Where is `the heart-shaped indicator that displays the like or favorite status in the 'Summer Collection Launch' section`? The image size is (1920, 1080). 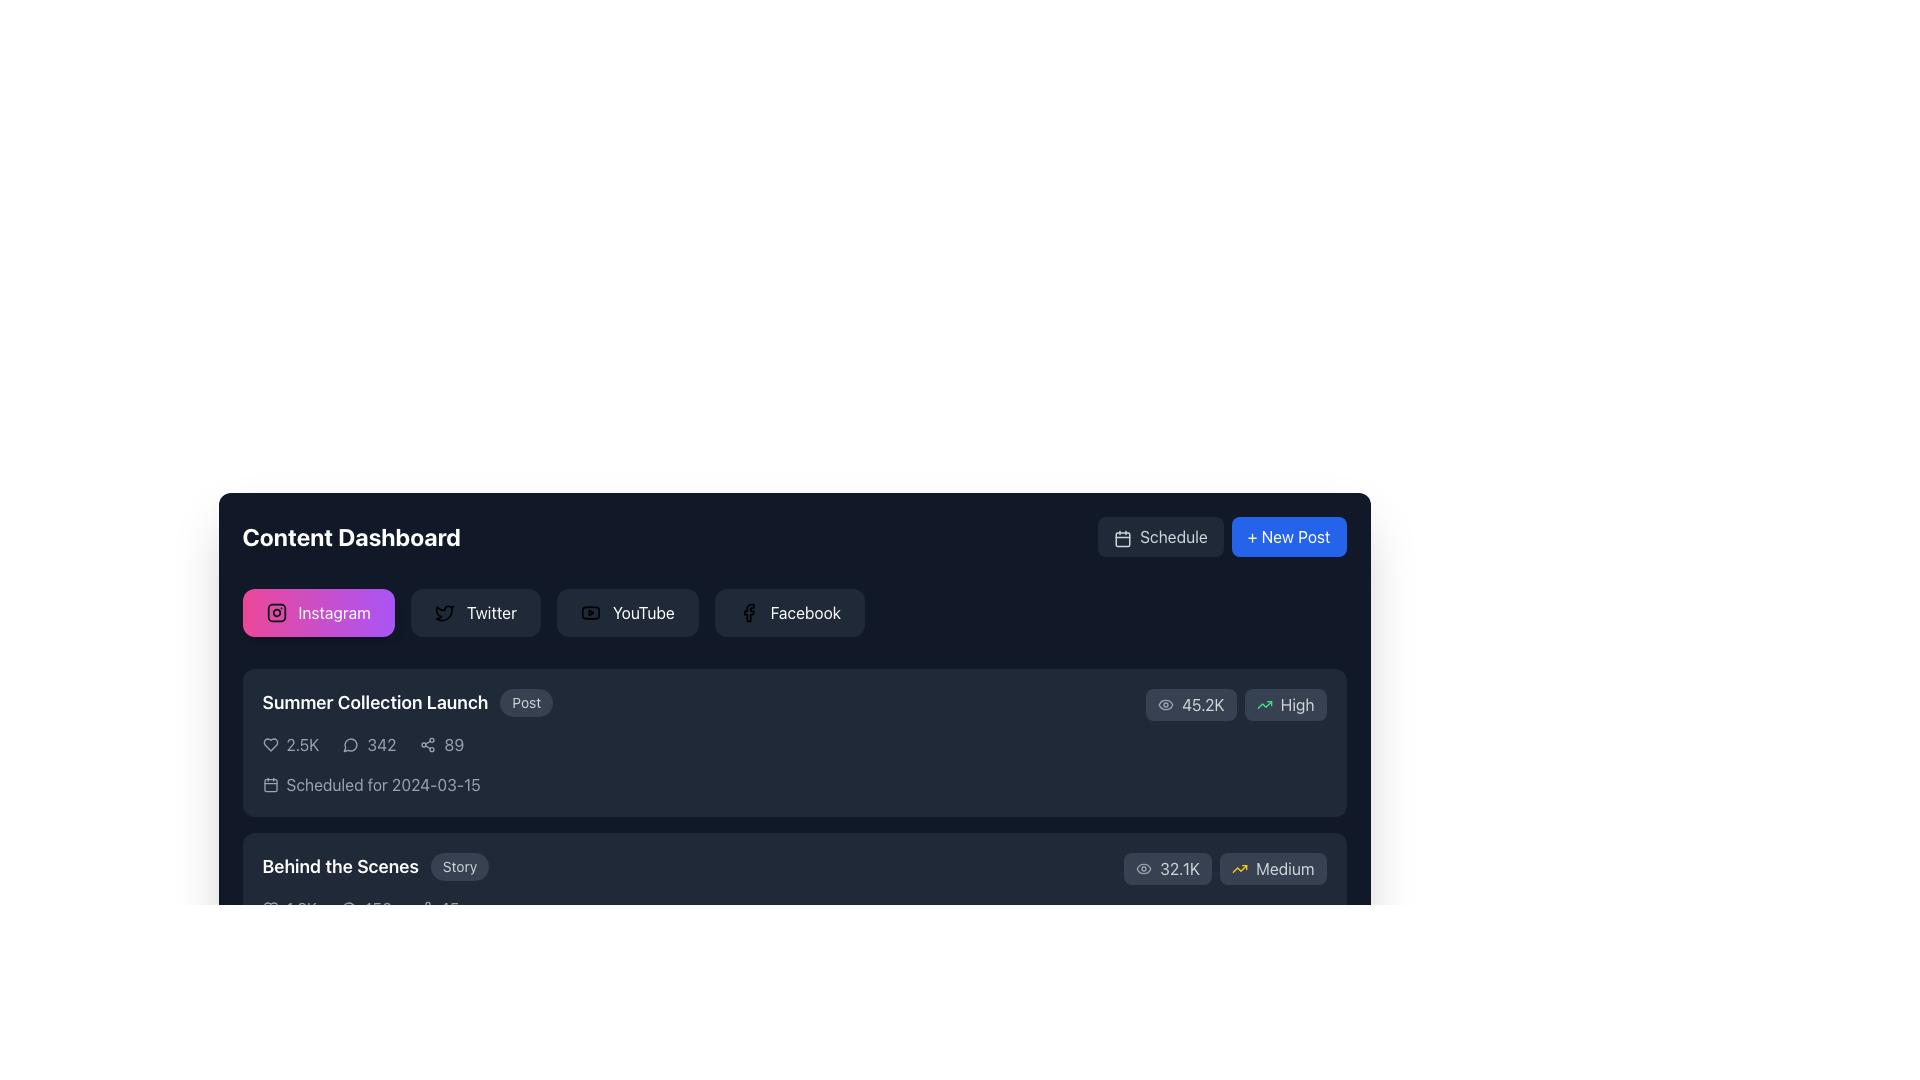 the heart-shaped indicator that displays the like or favorite status in the 'Summer Collection Launch' section is located at coordinates (269, 744).